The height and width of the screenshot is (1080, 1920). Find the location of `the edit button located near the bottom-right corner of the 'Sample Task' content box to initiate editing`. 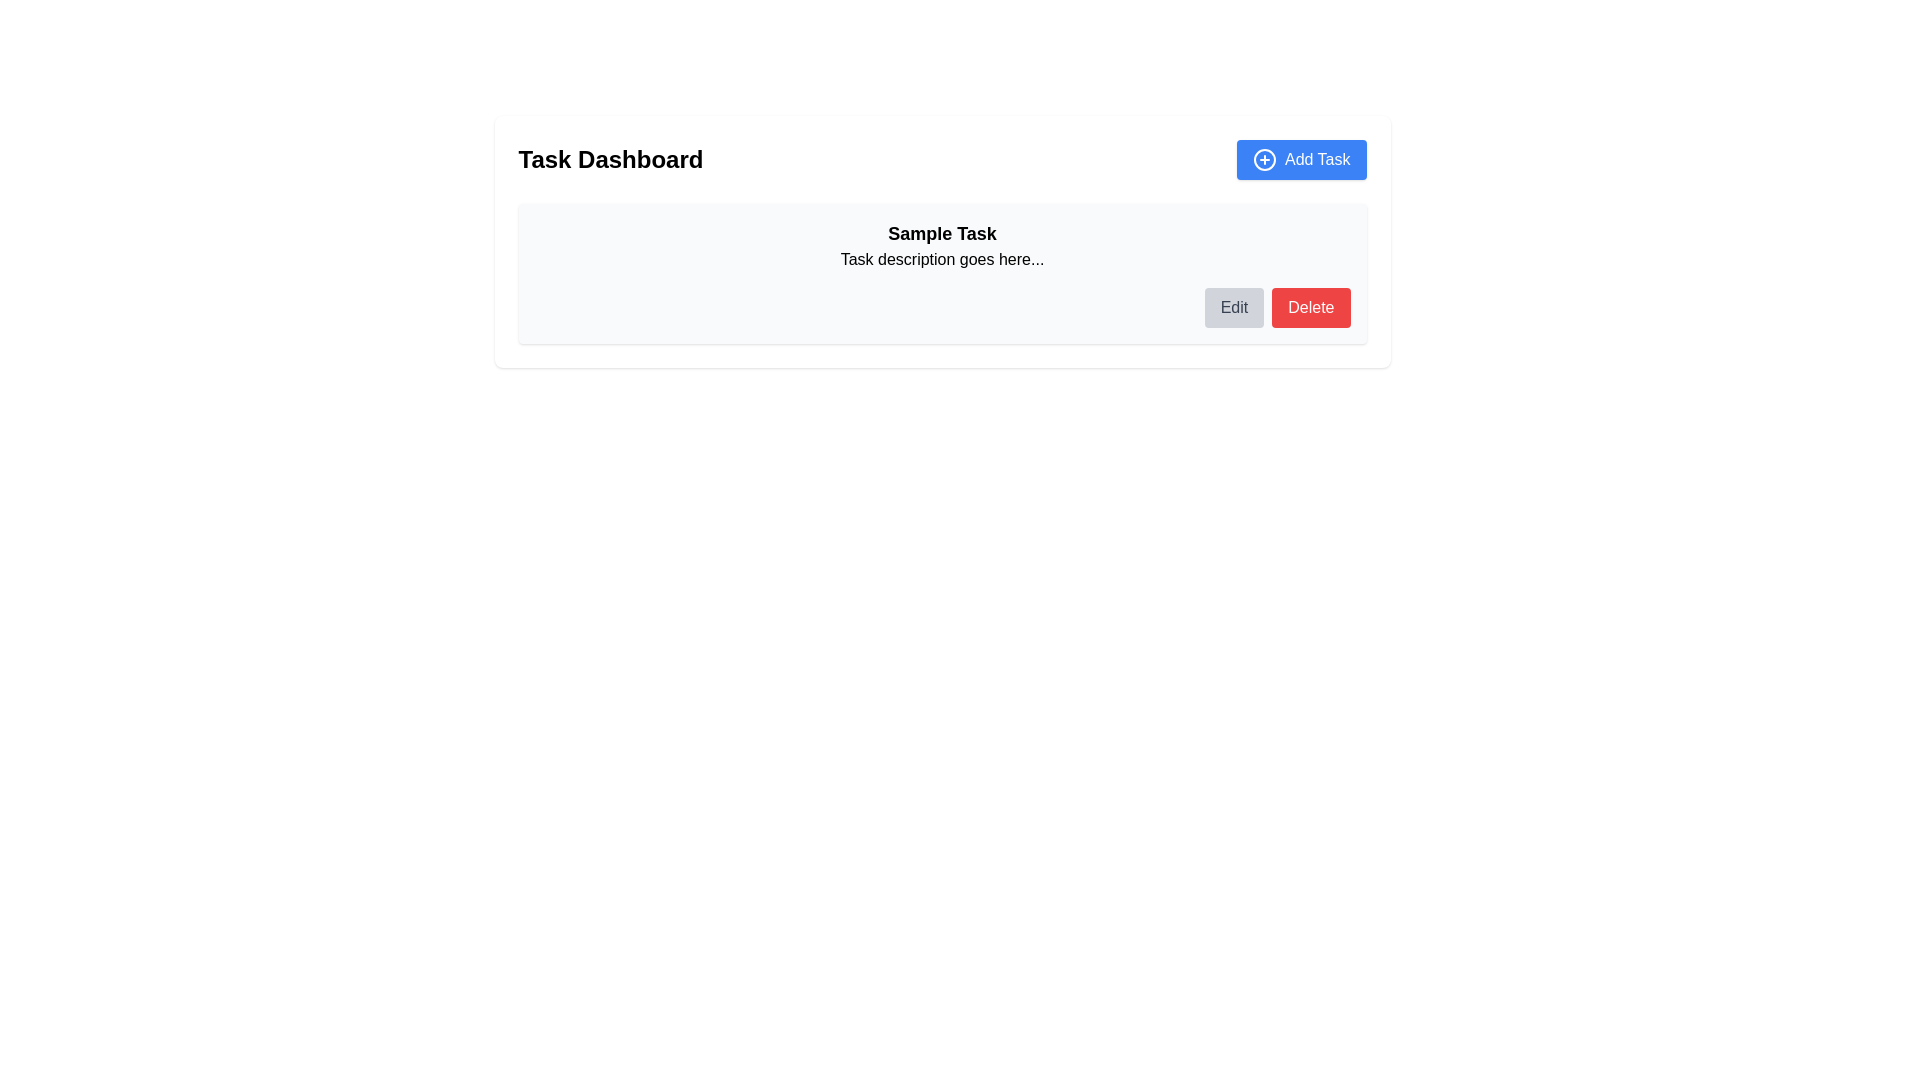

the edit button located near the bottom-right corner of the 'Sample Task' content box to initiate editing is located at coordinates (1232, 308).